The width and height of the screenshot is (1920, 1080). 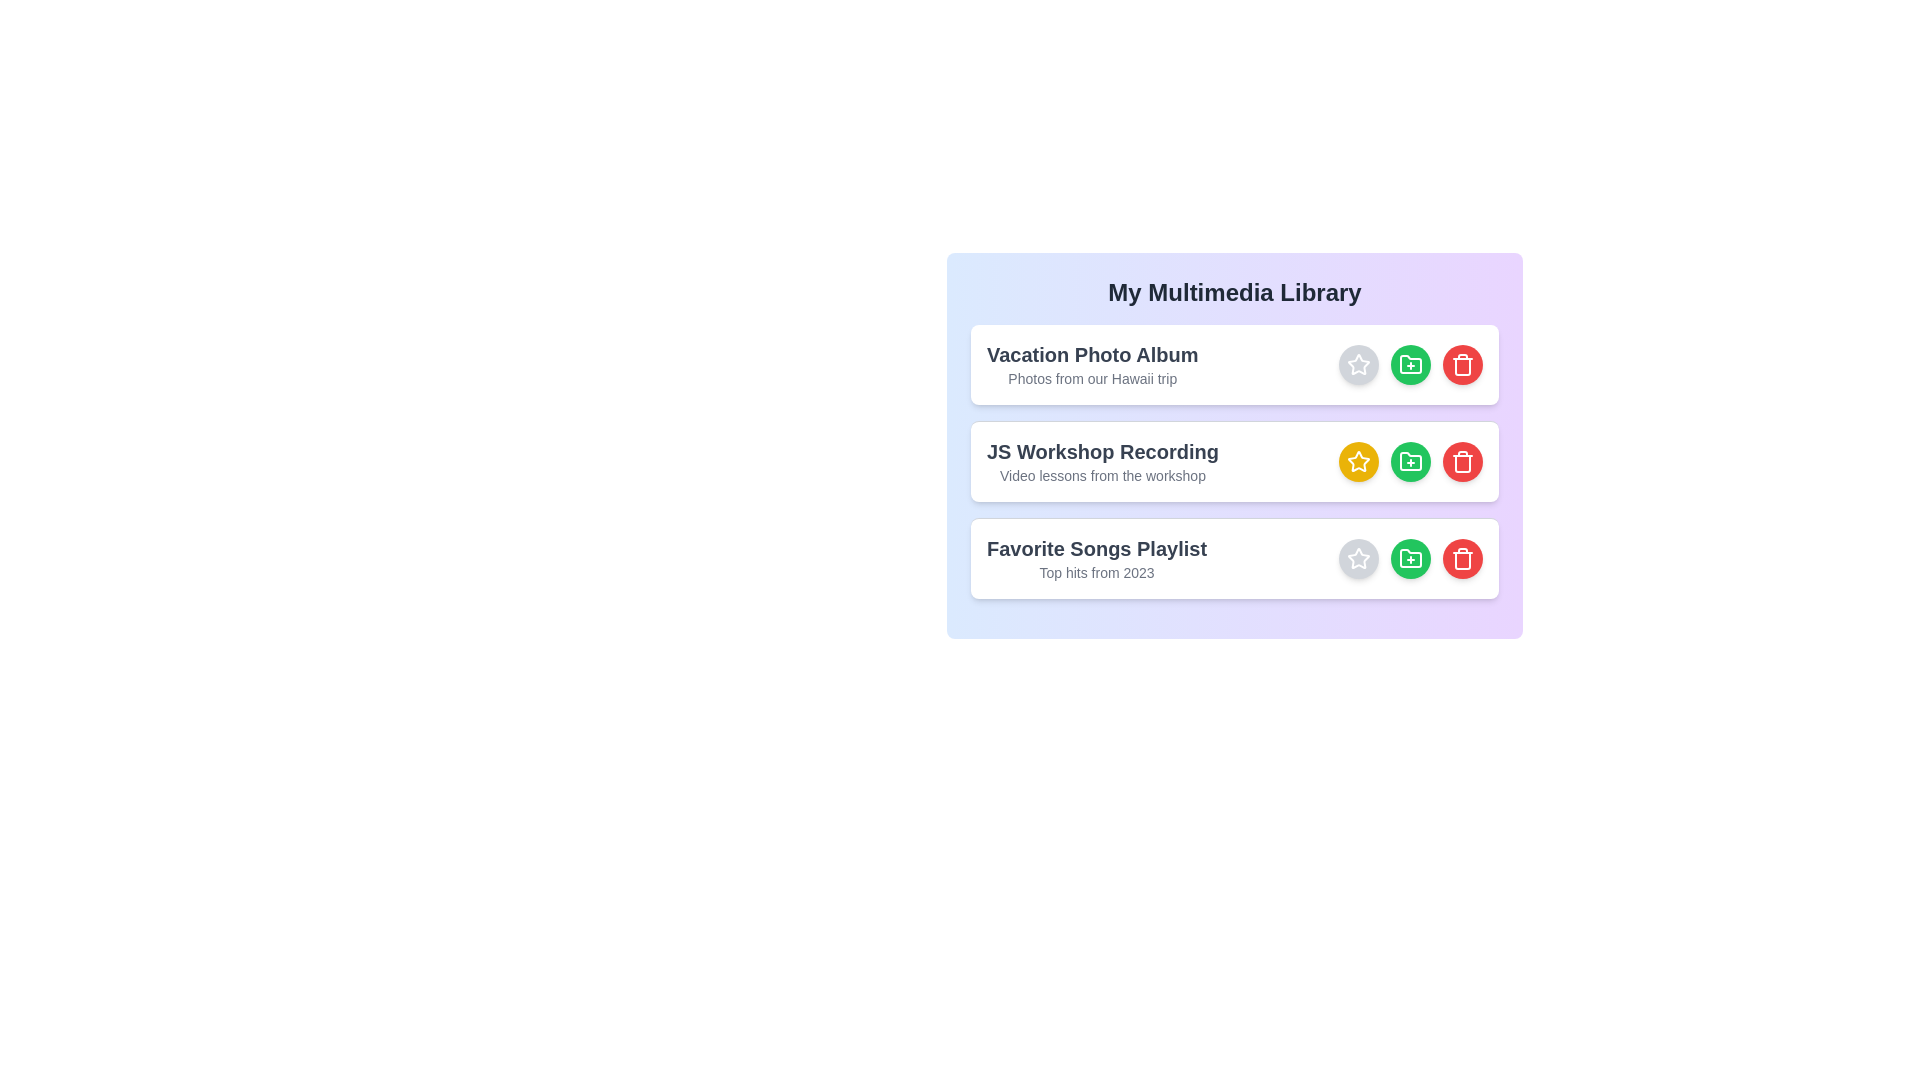 What do you see at coordinates (1358, 461) in the screenshot?
I see `the star-shaped icon` at bounding box center [1358, 461].